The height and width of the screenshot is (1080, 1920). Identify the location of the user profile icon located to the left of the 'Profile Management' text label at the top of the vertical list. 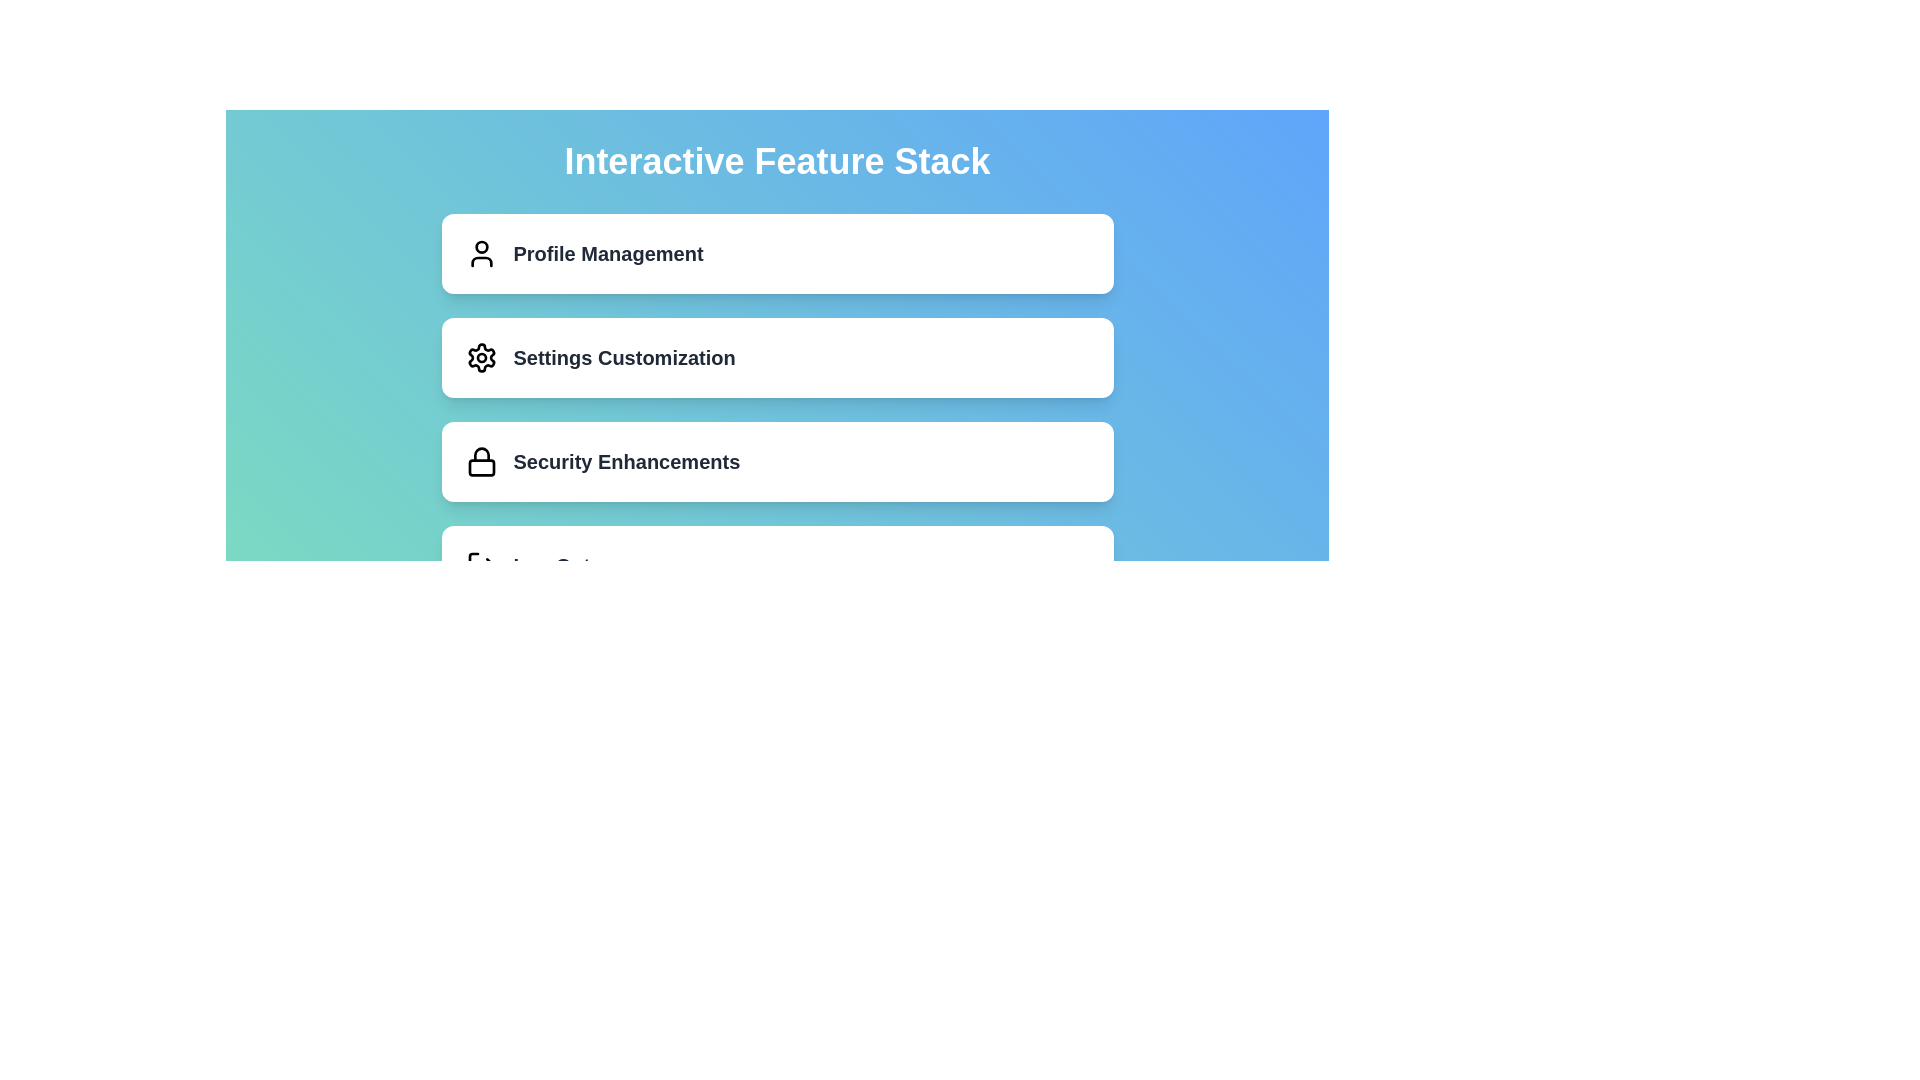
(481, 253).